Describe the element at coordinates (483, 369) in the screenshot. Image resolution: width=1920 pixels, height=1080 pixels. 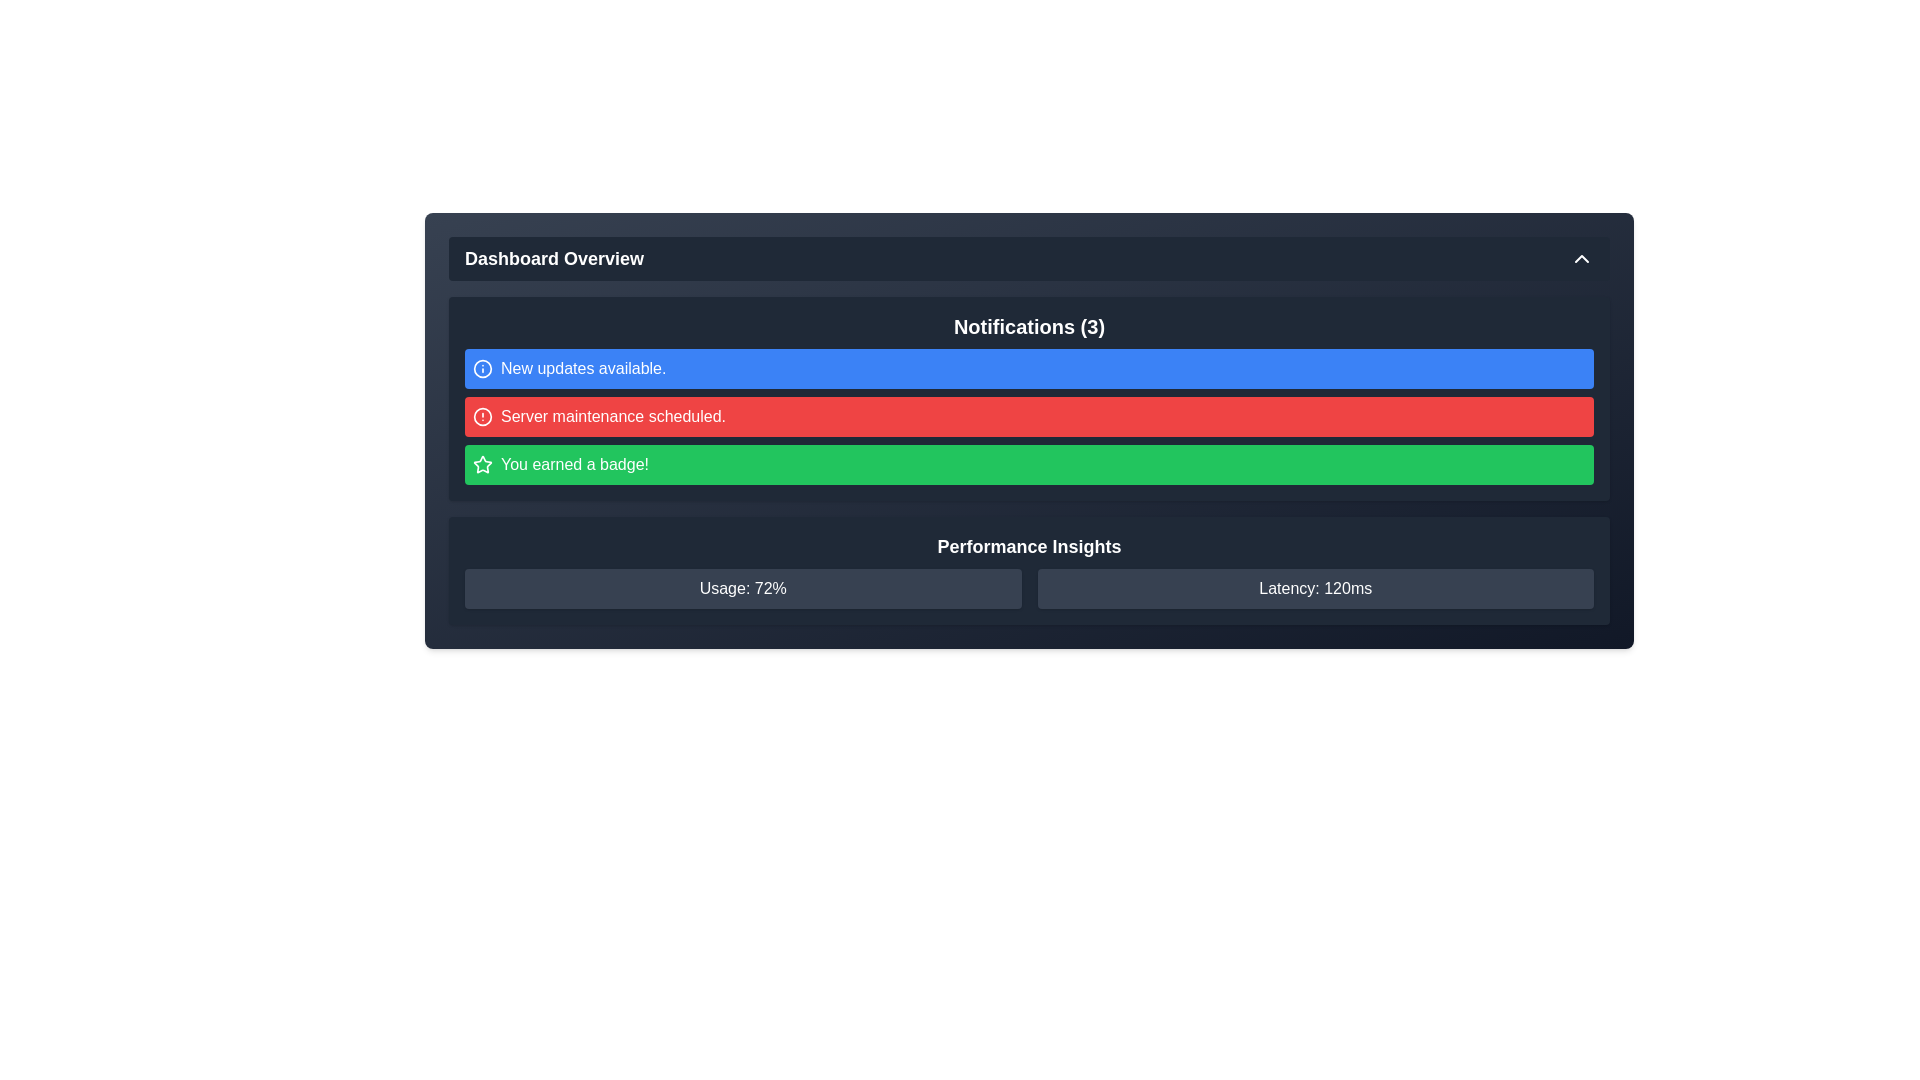
I see `the icon or decorative graphic positioned within the first notification entry in the Notifications section of the Dashboard, which is styled with a blue background and aligned to the left of the text 'New updates available.'` at that location.